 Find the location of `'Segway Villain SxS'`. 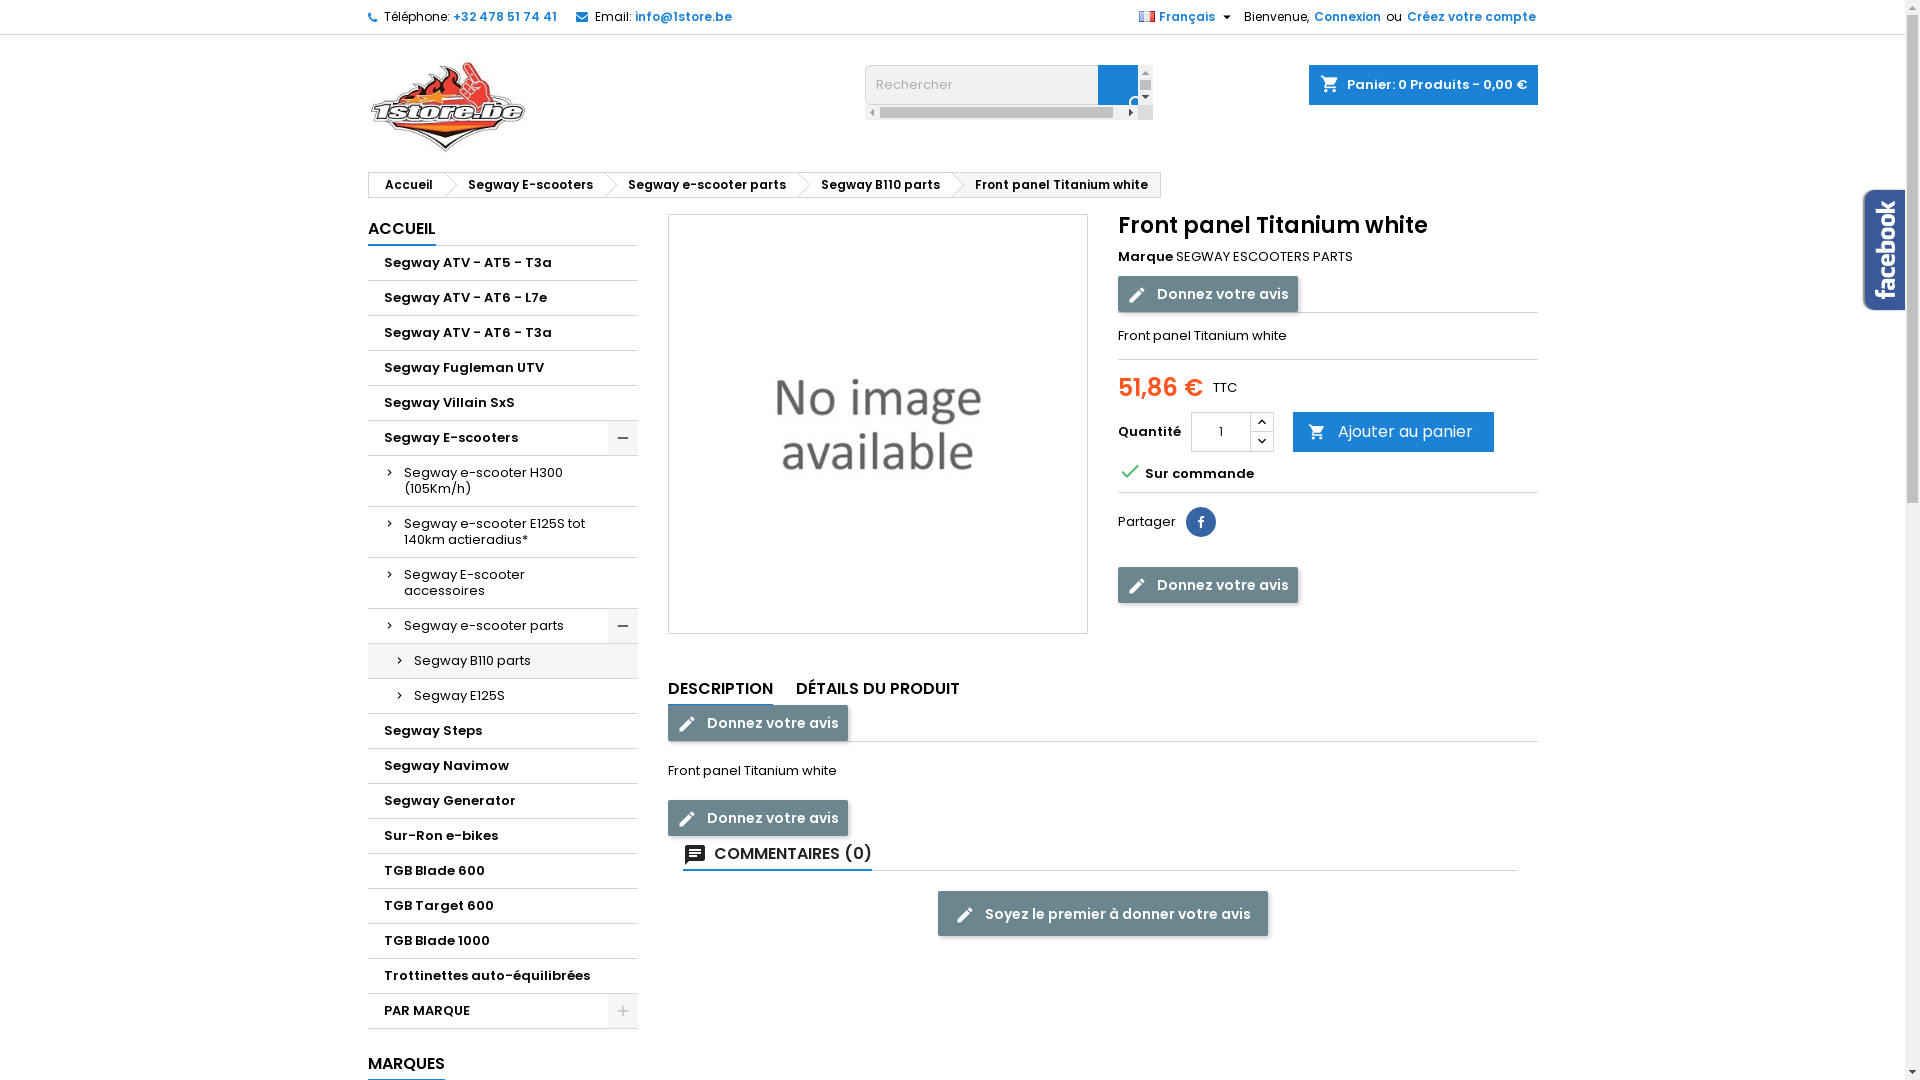

'Segway Villain SxS' is located at coordinates (503, 403).